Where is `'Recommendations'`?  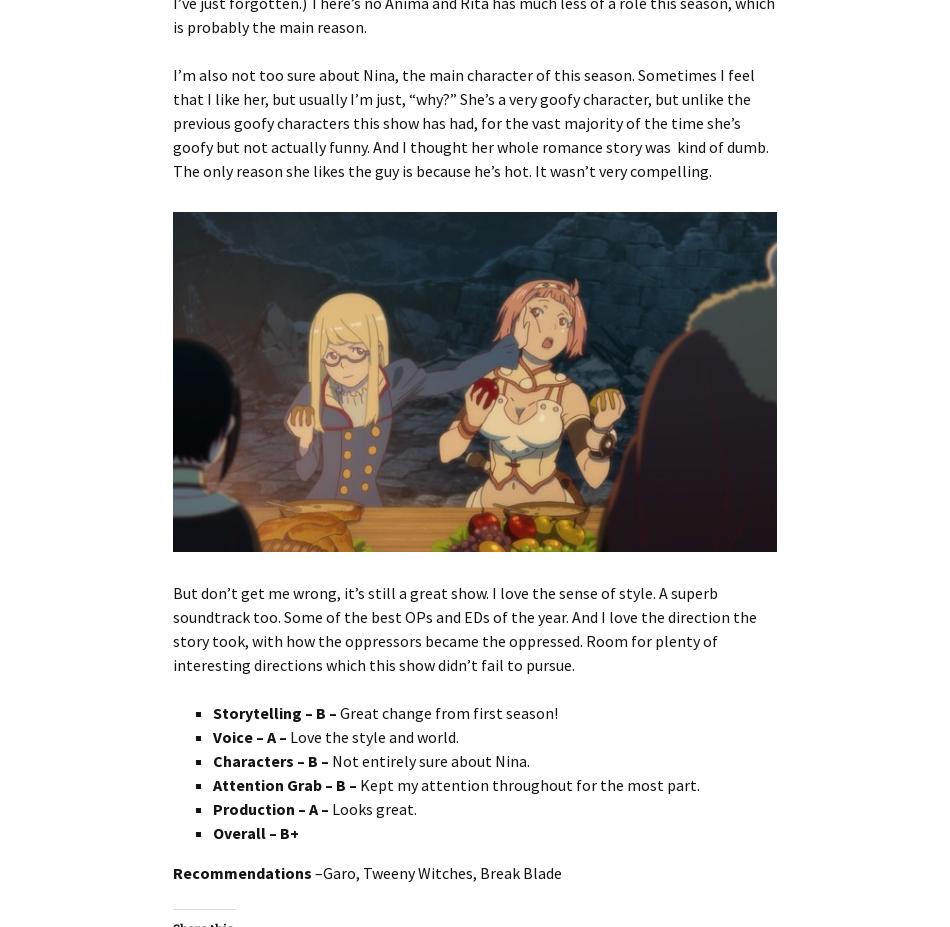 'Recommendations' is located at coordinates (241, 872).